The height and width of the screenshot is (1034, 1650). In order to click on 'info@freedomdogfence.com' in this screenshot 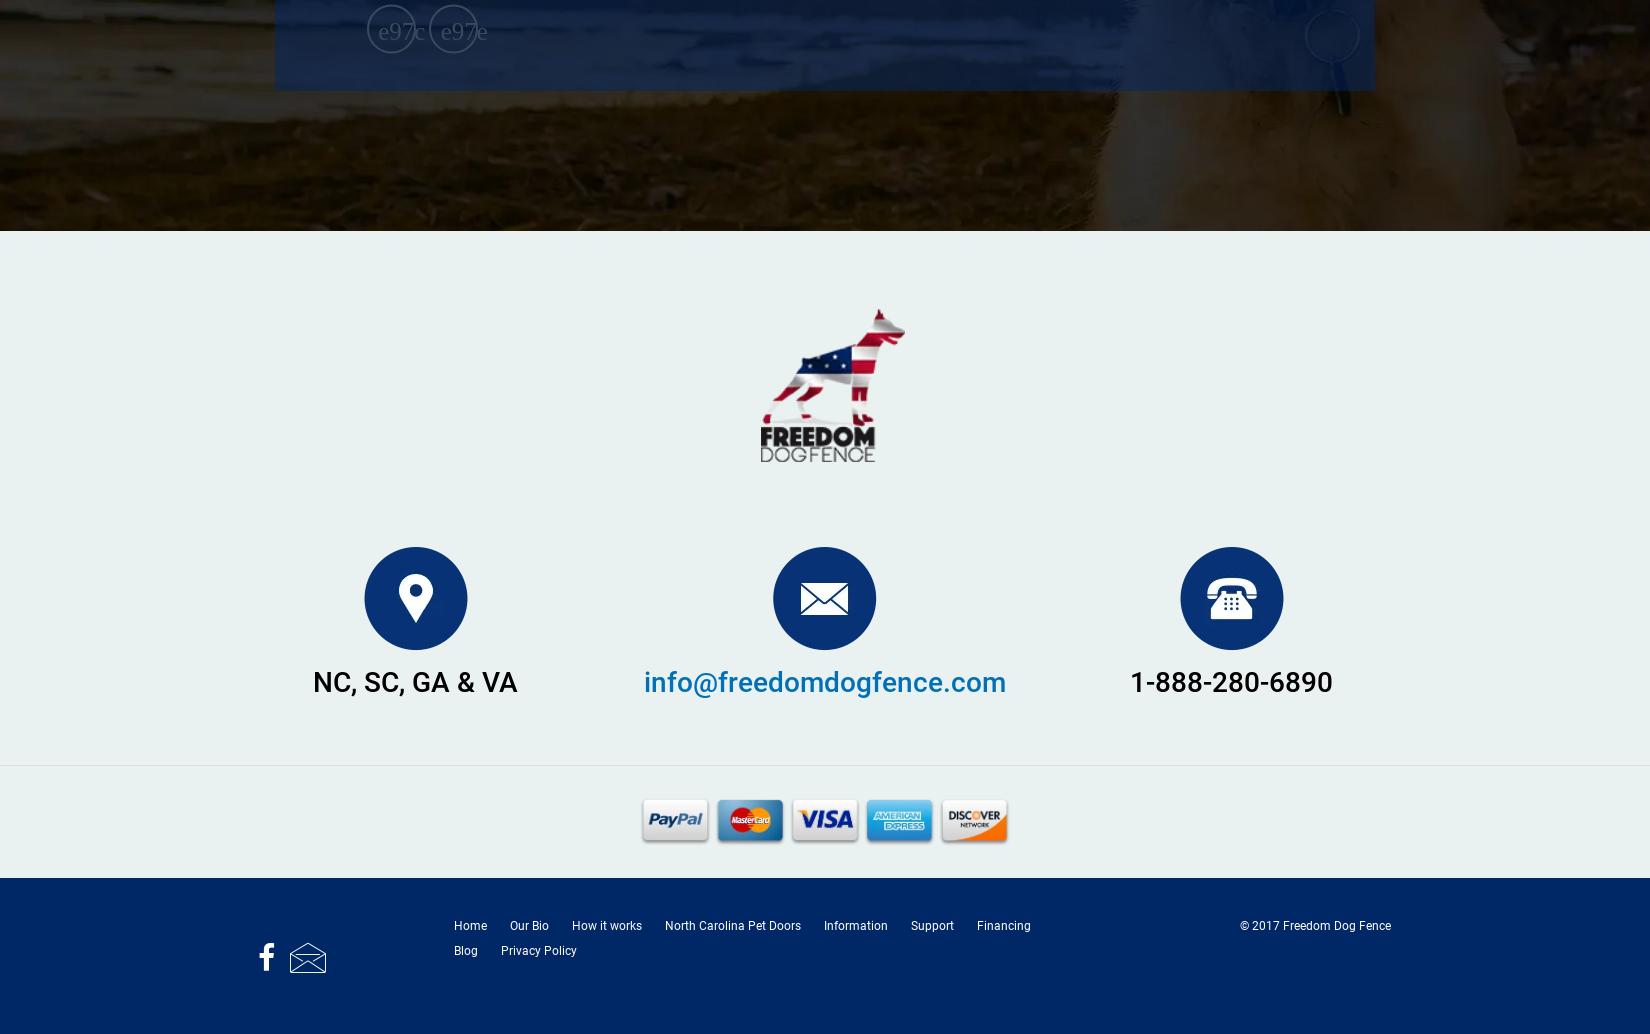, I will do `click(823, 682)`.